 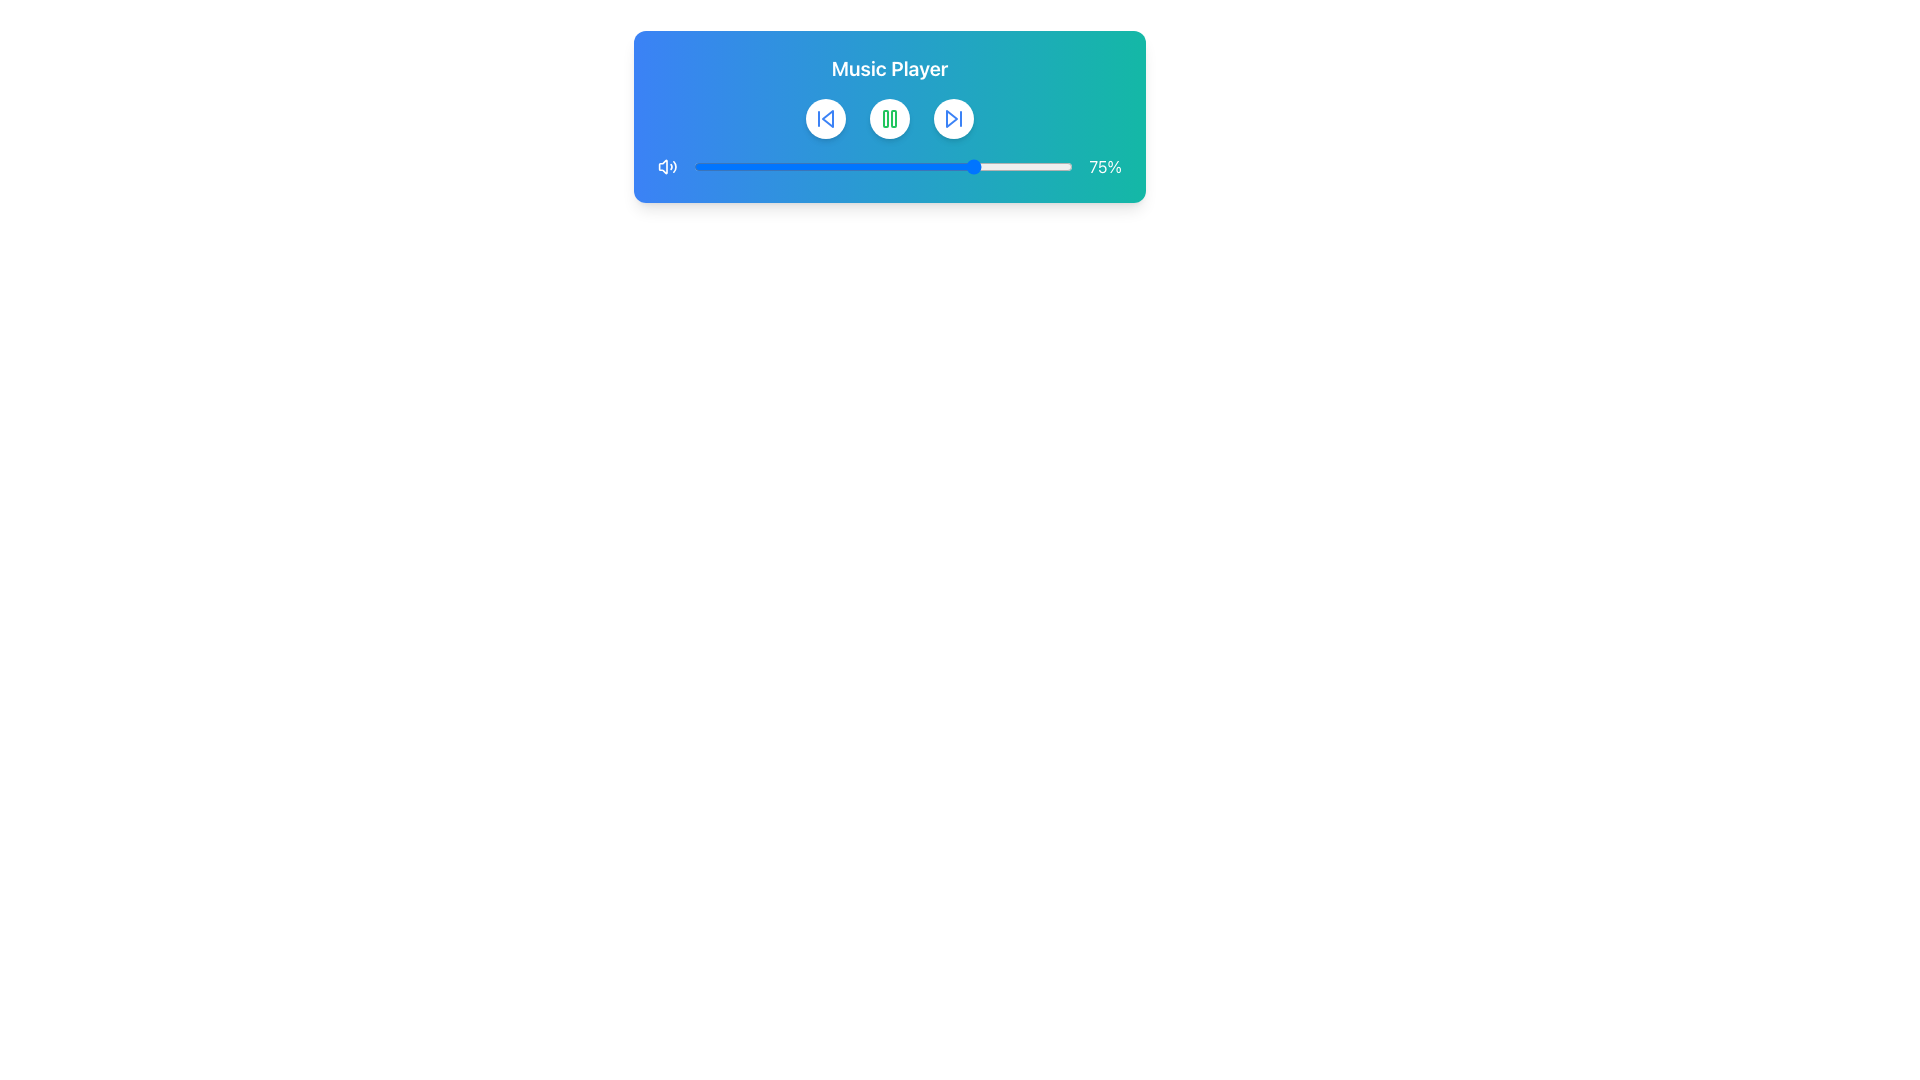 What do you see at coordinates (885, 119) in the screenshot?
I see `the left vertical bar of the pause button icon, which is part of the media playback interface, located at the center of the interface` at bounding box center [885, 119].